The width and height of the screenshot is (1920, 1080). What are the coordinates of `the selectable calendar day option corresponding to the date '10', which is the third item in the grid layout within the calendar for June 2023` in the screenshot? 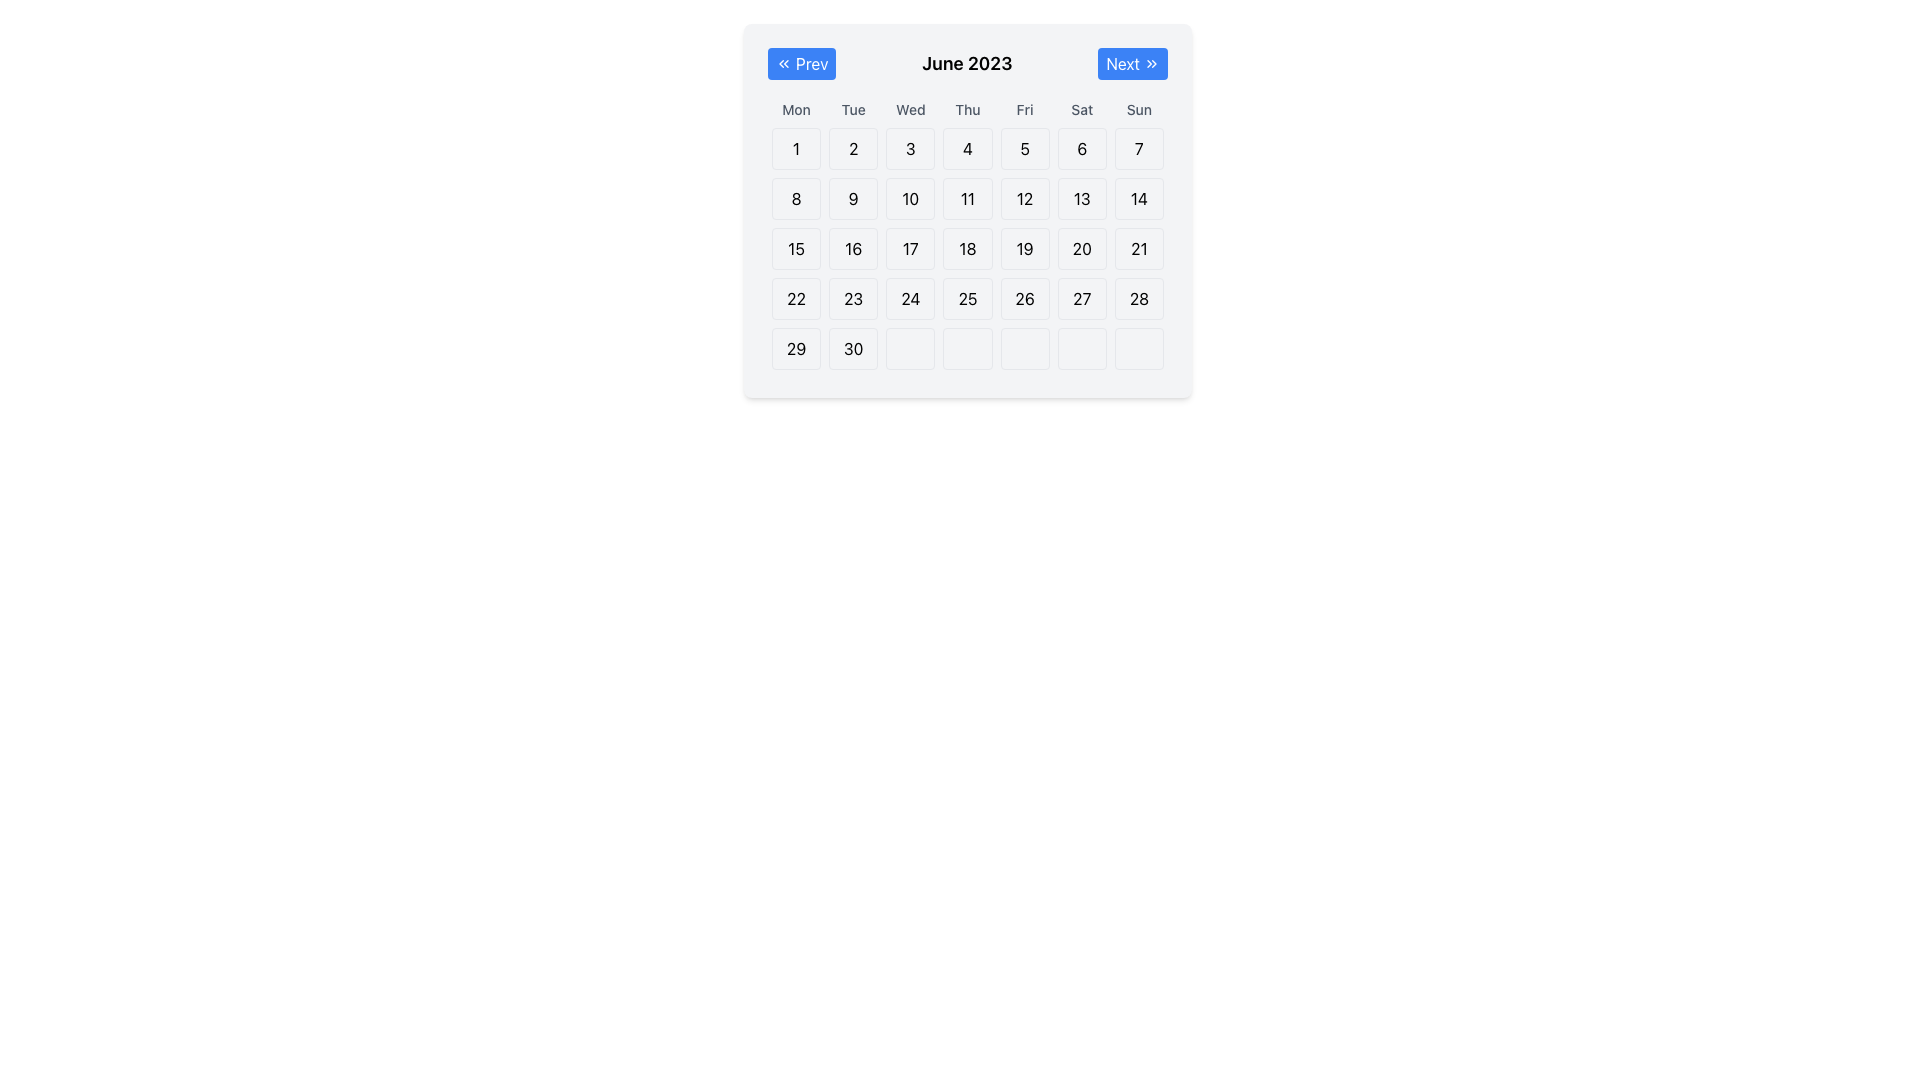 It's located at (909, 199).